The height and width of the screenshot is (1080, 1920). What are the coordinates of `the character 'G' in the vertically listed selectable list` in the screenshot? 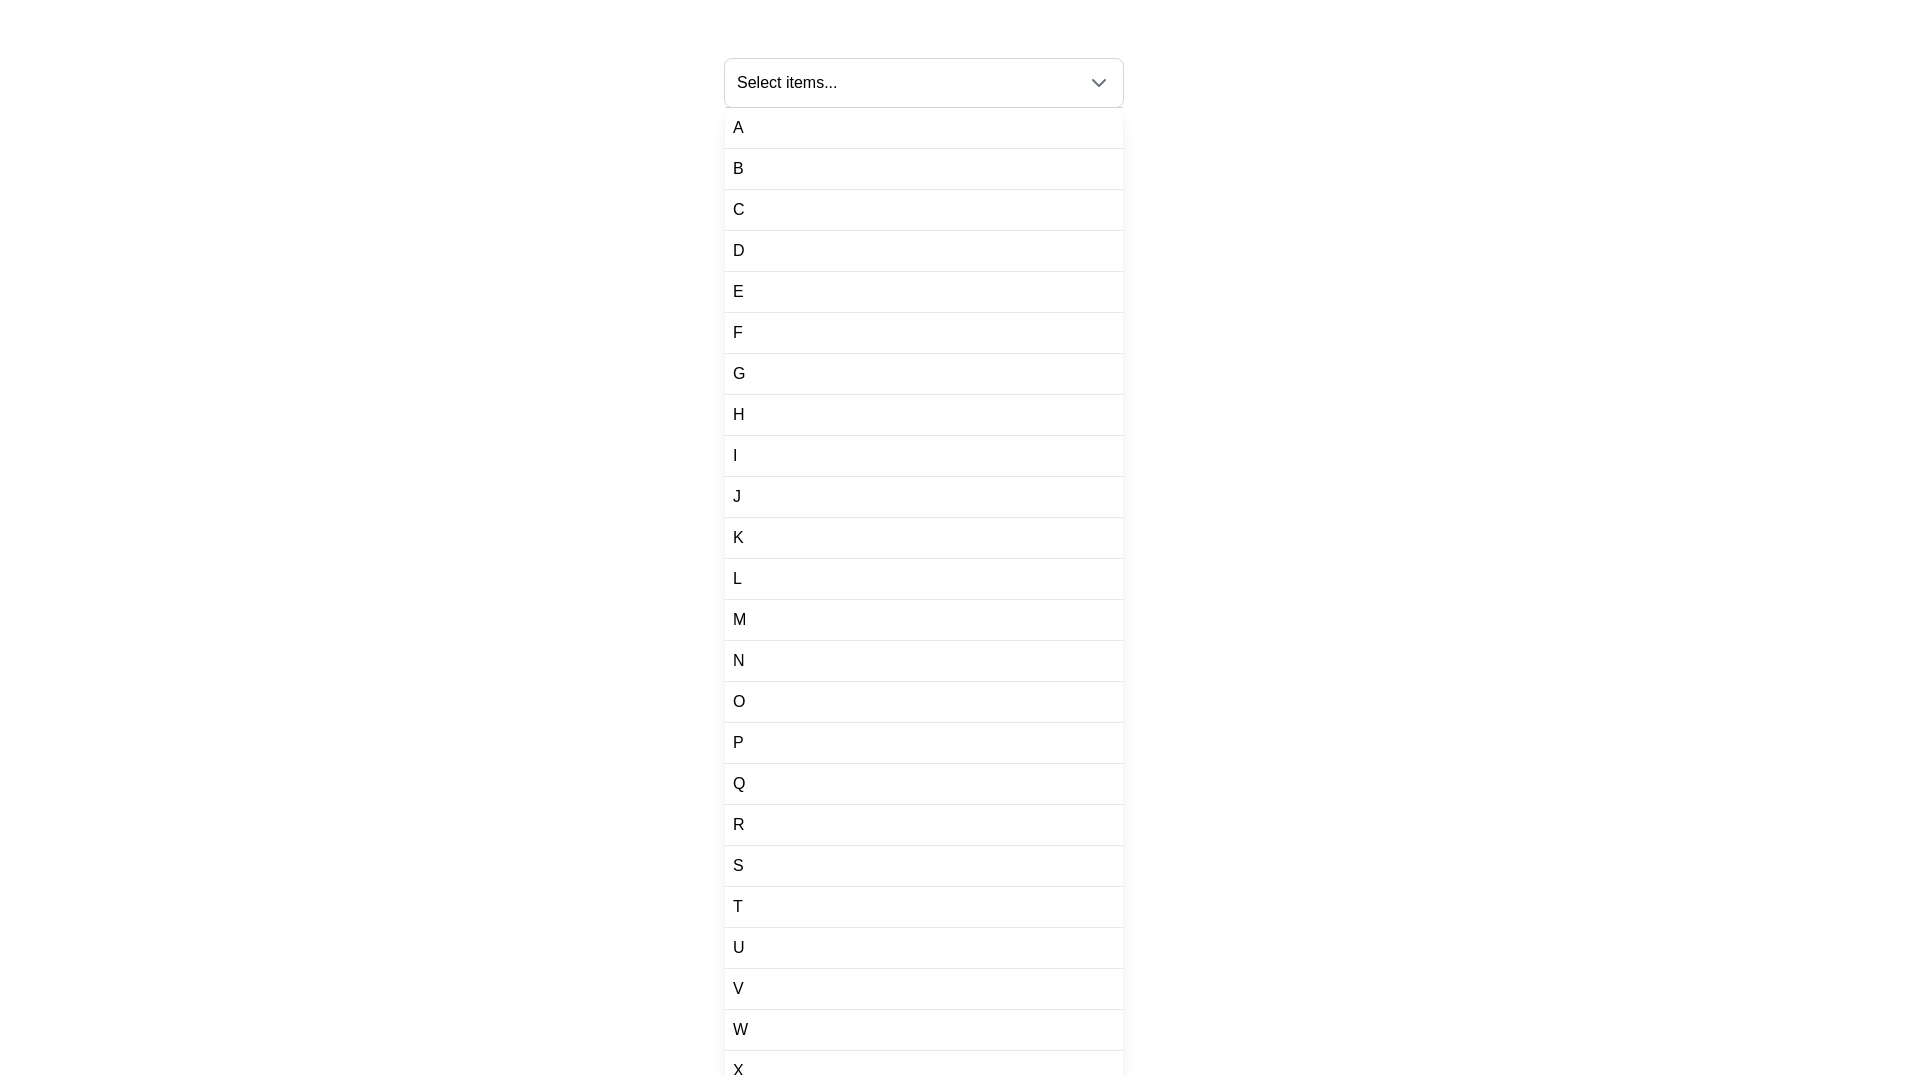 It's located at (738, 374).